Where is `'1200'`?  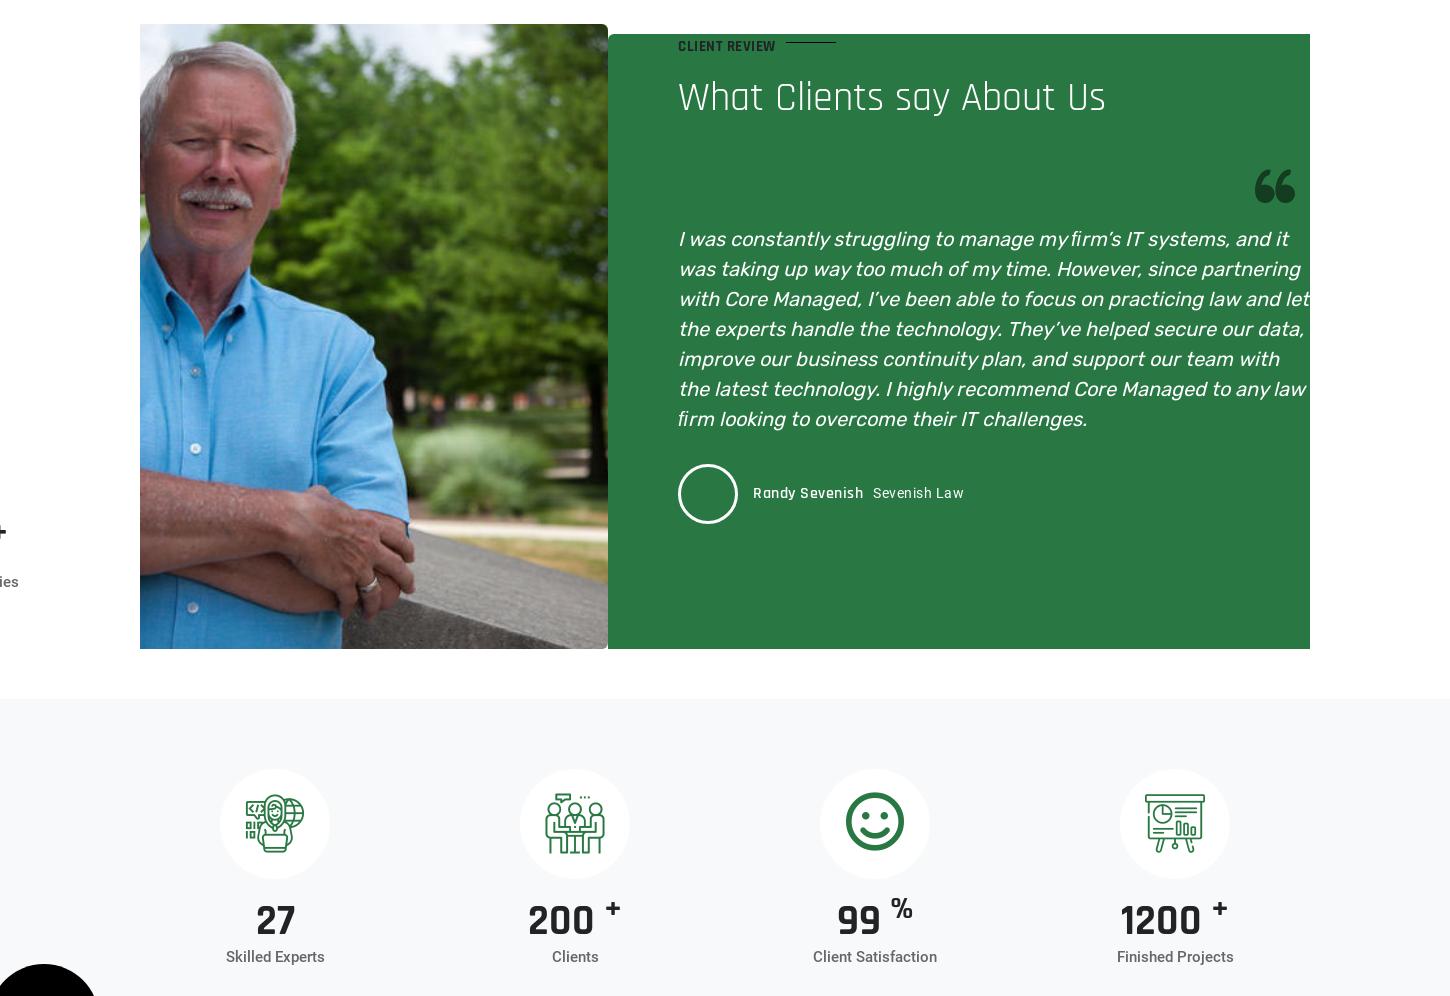
'1200' is located at coordinates (1164, 921).